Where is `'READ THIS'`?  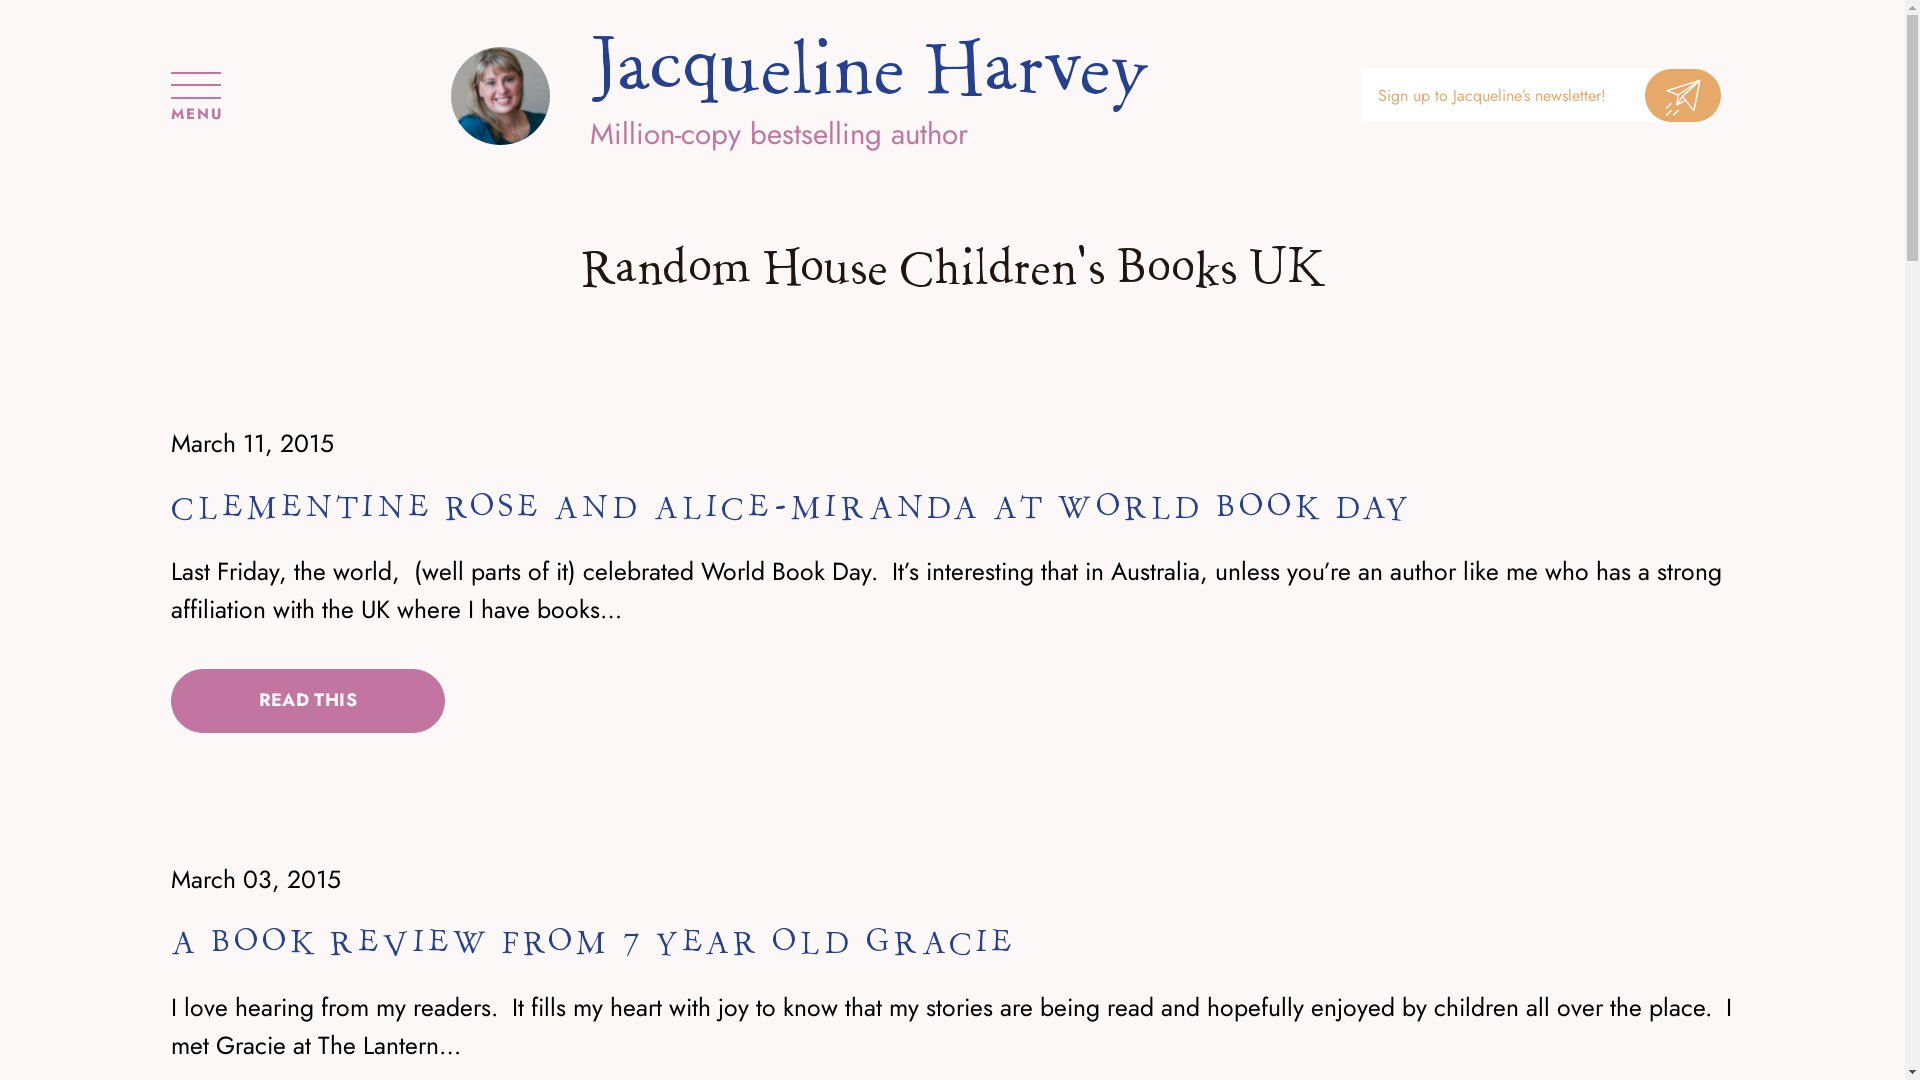
'READ THIS' is located at coordinates (171, 700).